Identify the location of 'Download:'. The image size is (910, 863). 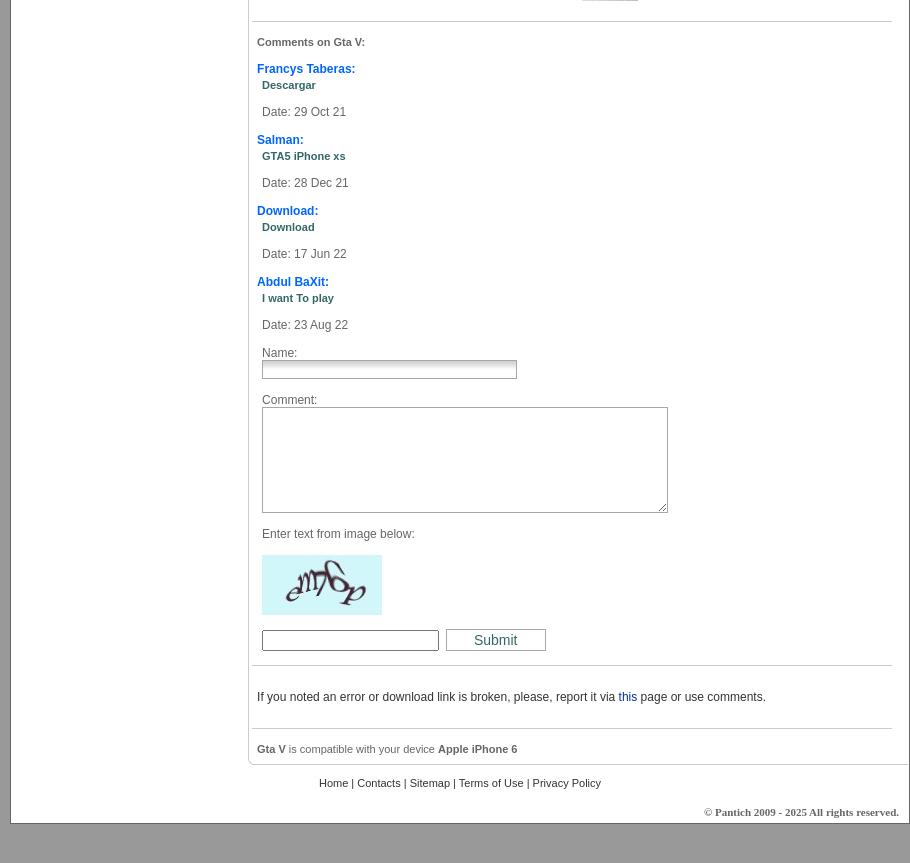
(286, 211).